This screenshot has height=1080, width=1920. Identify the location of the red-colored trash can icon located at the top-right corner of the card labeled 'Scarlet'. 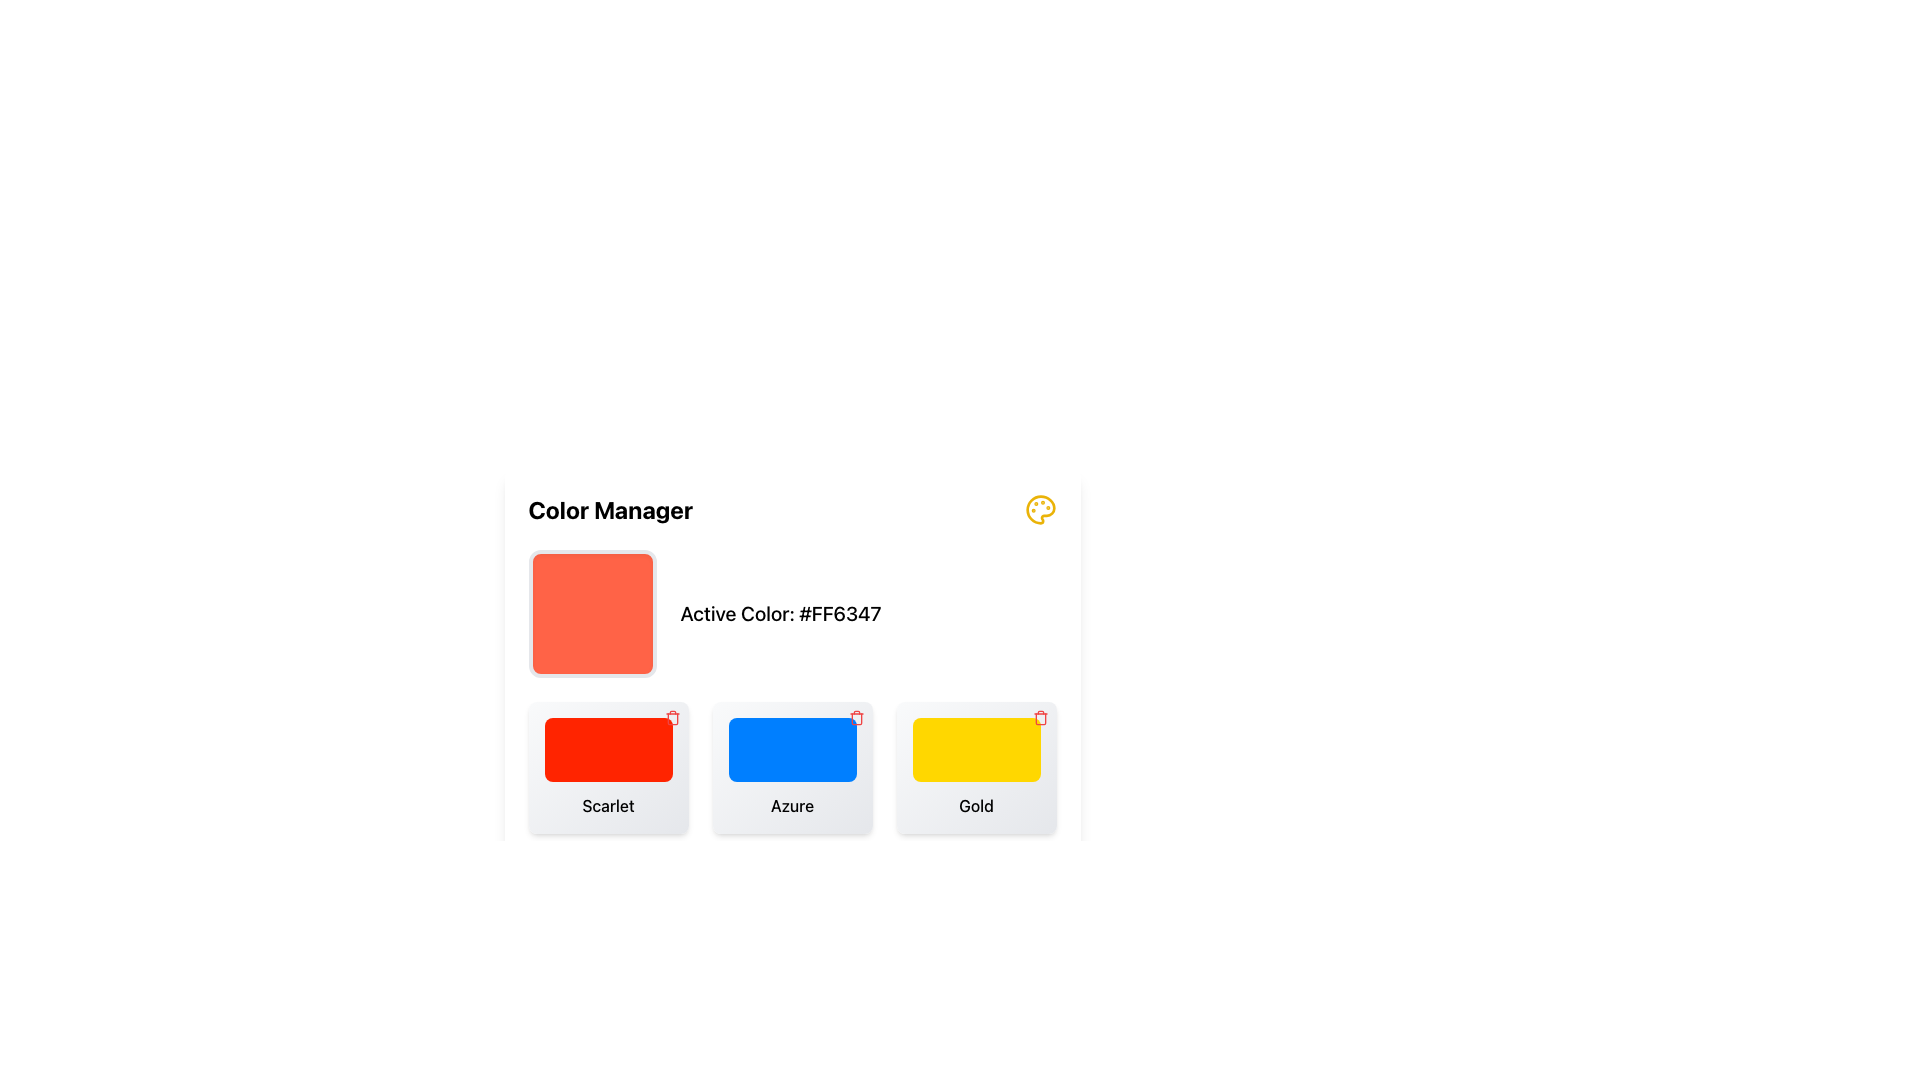
(672, 716).